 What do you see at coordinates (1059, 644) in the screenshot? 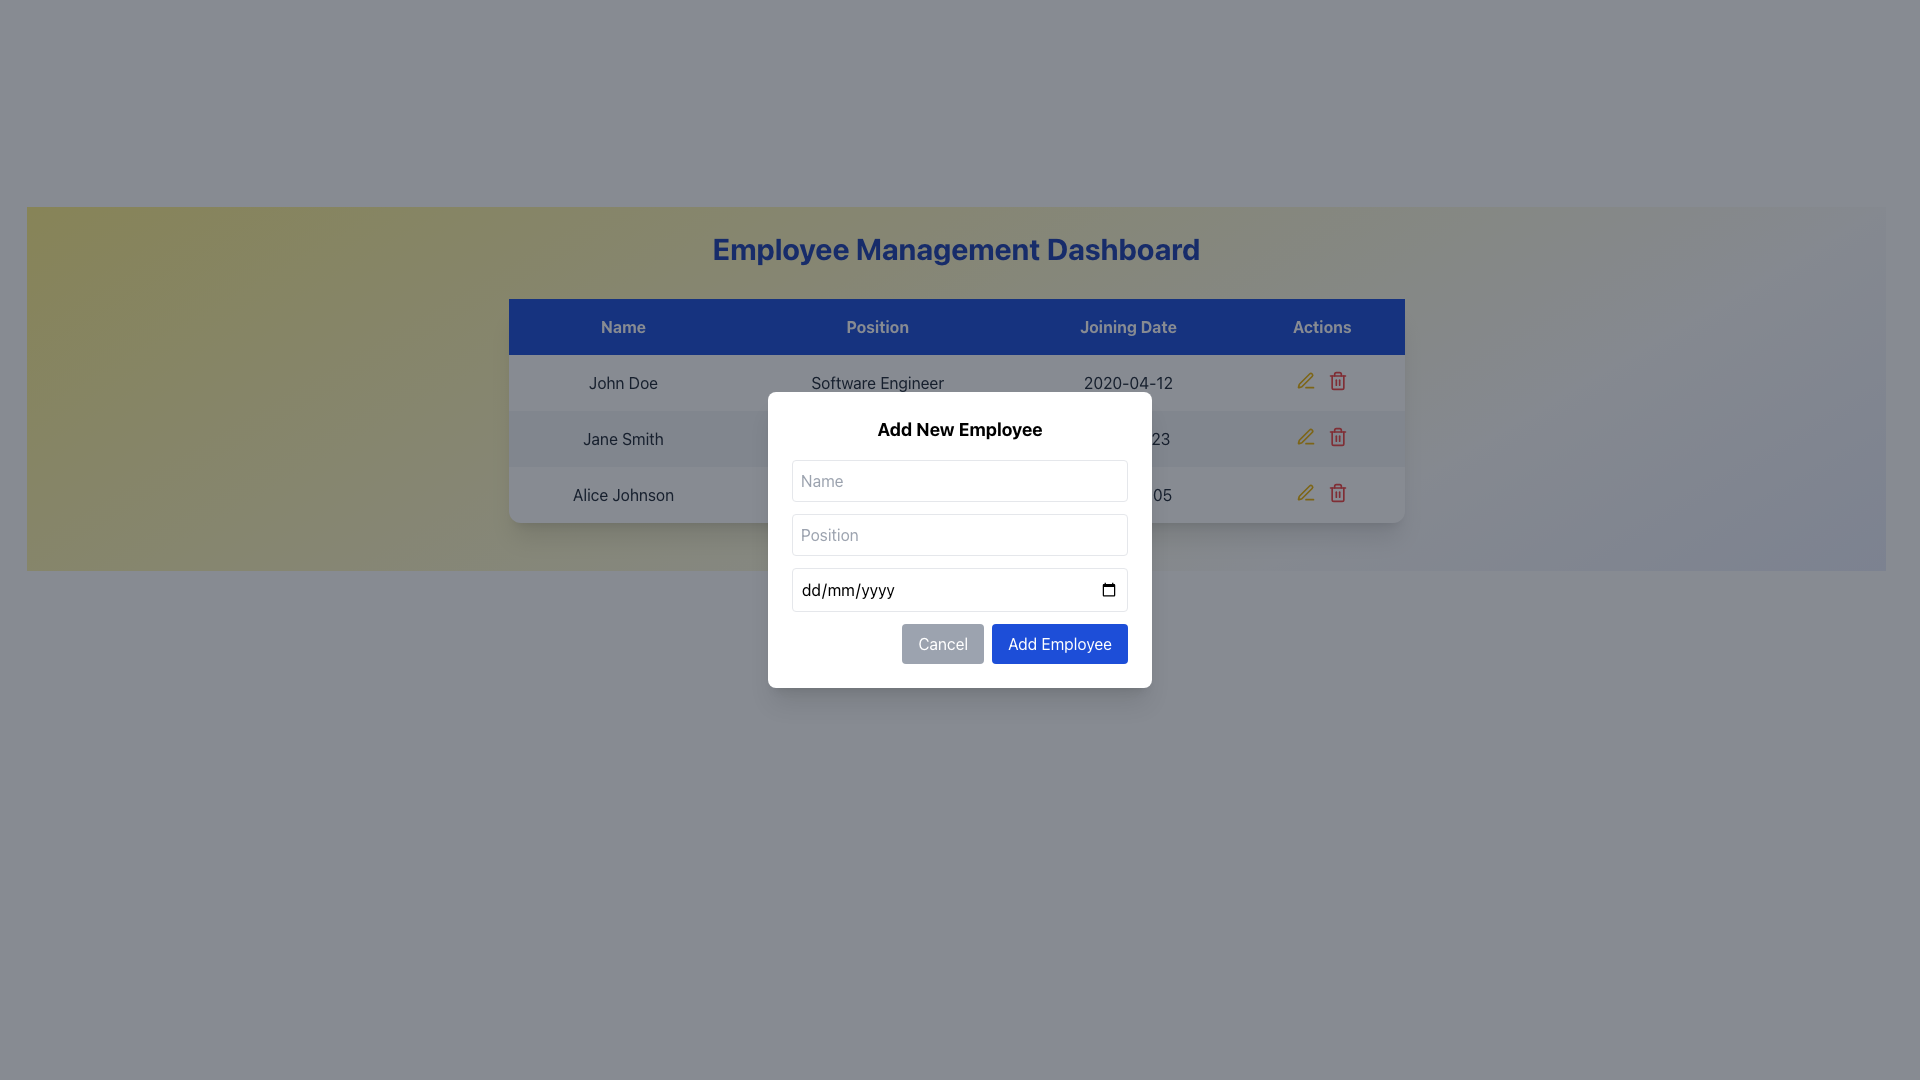
I see `the 'Add Employee' button` at bounding box center [1059, 644].